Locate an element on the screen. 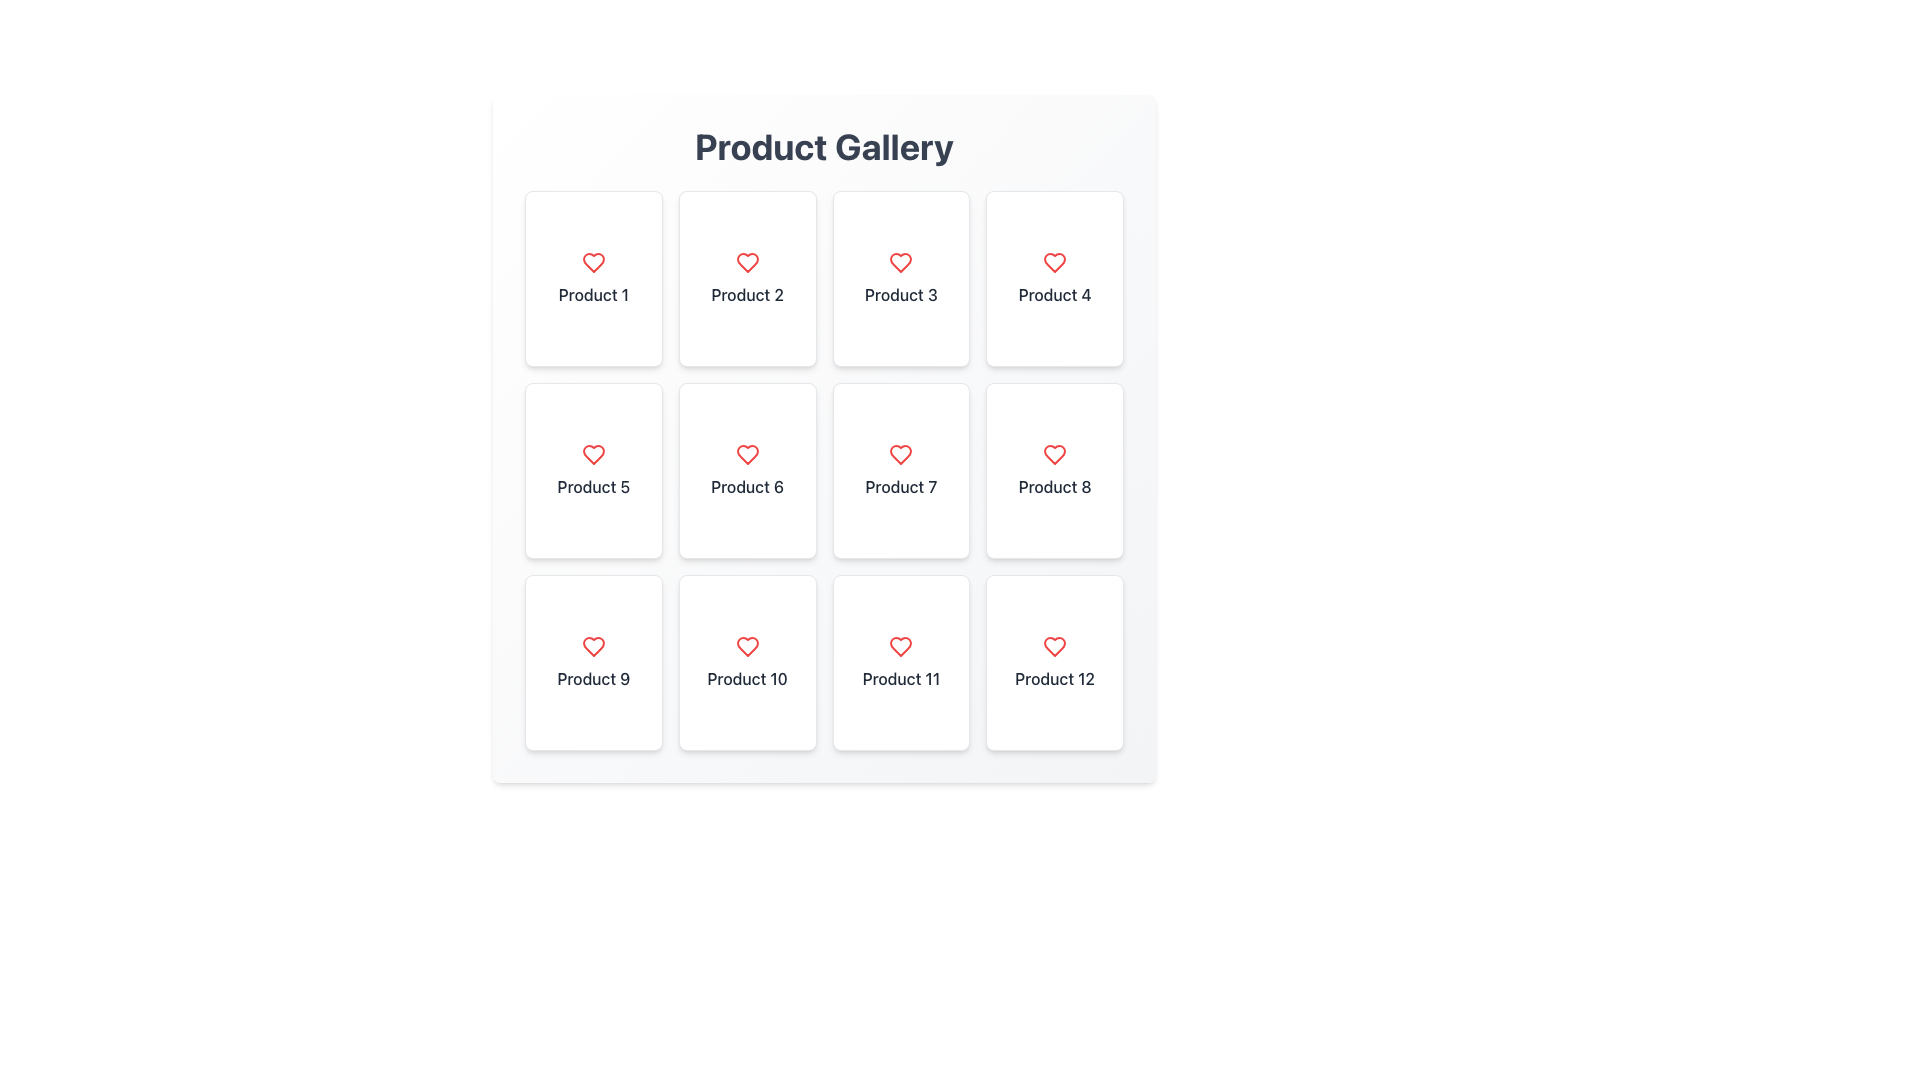  the product card located in the second column of the first row of the gallery is located at coordinates (746, 278).